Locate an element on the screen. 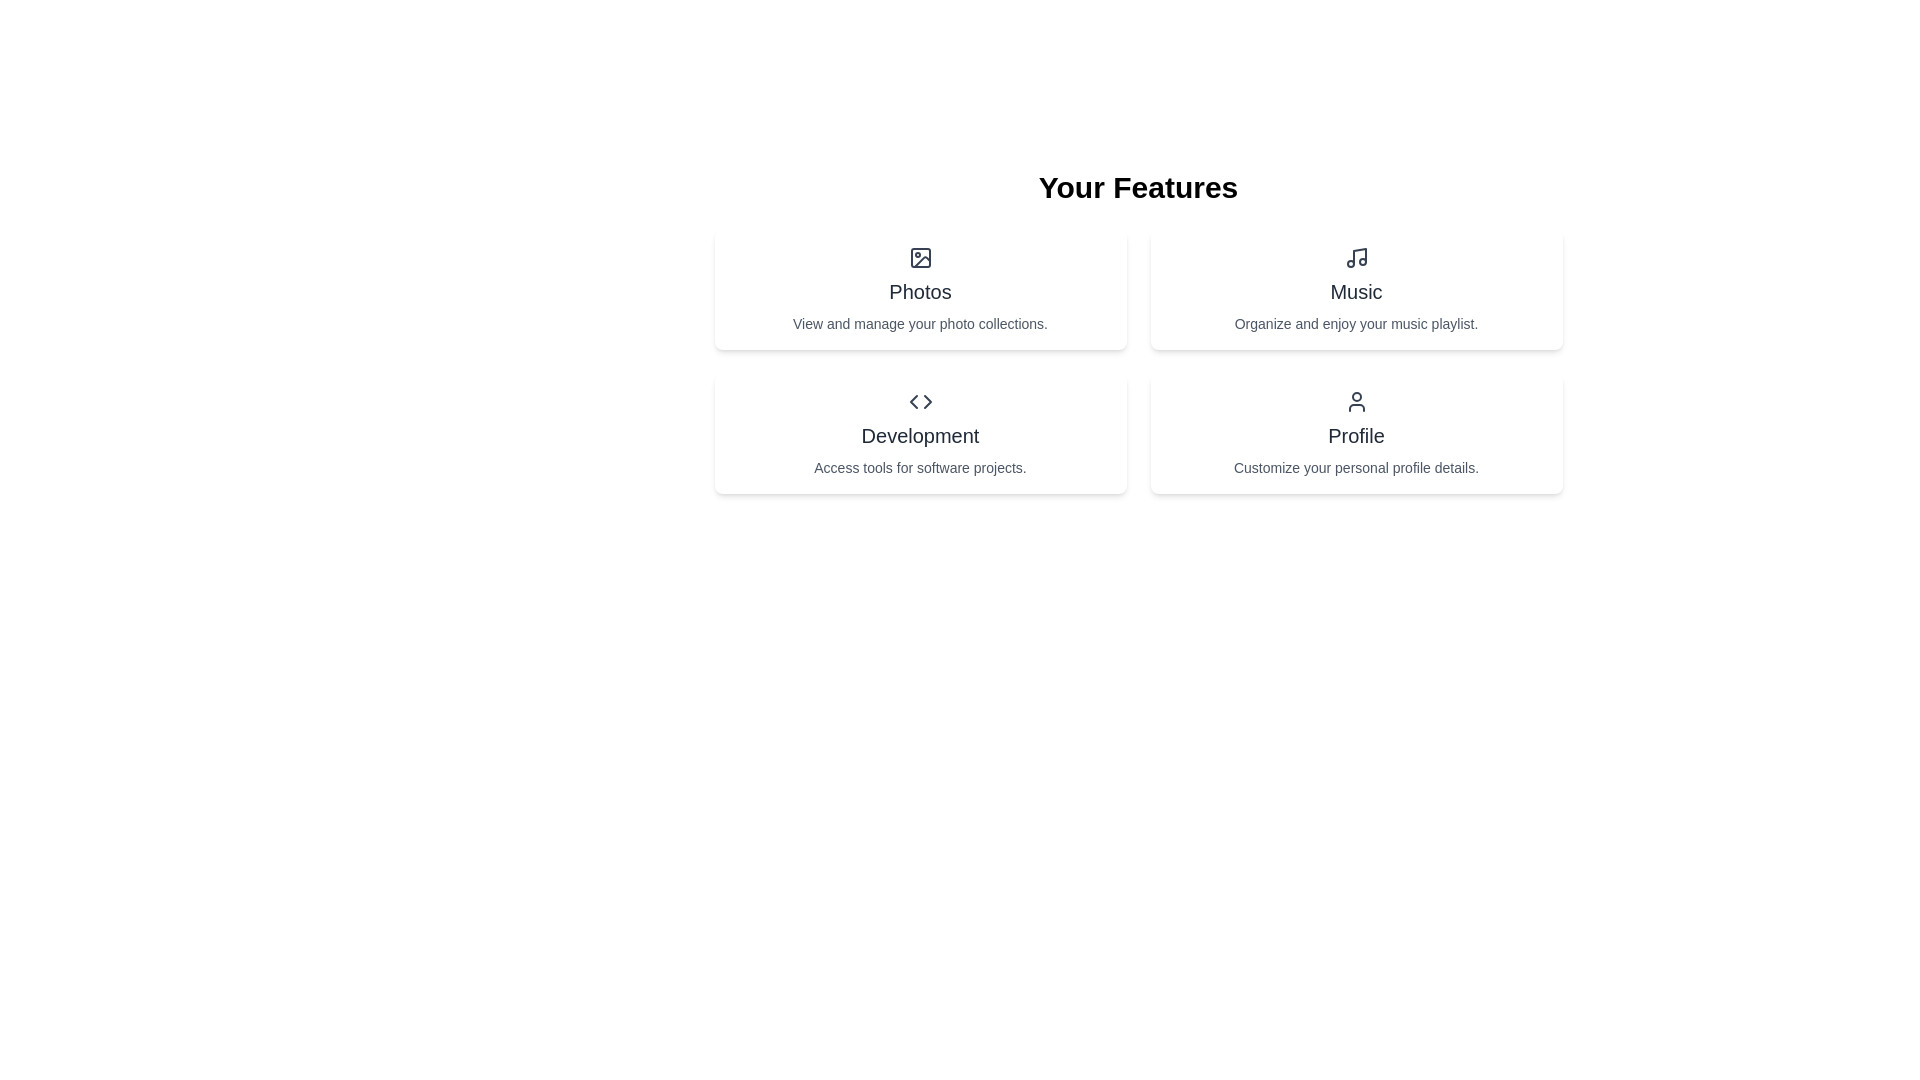  the text display component that says 'View and manage your photo collections.' which is located at the bottom of the card titled 'Photos.' is located at coordinates (919, 323).